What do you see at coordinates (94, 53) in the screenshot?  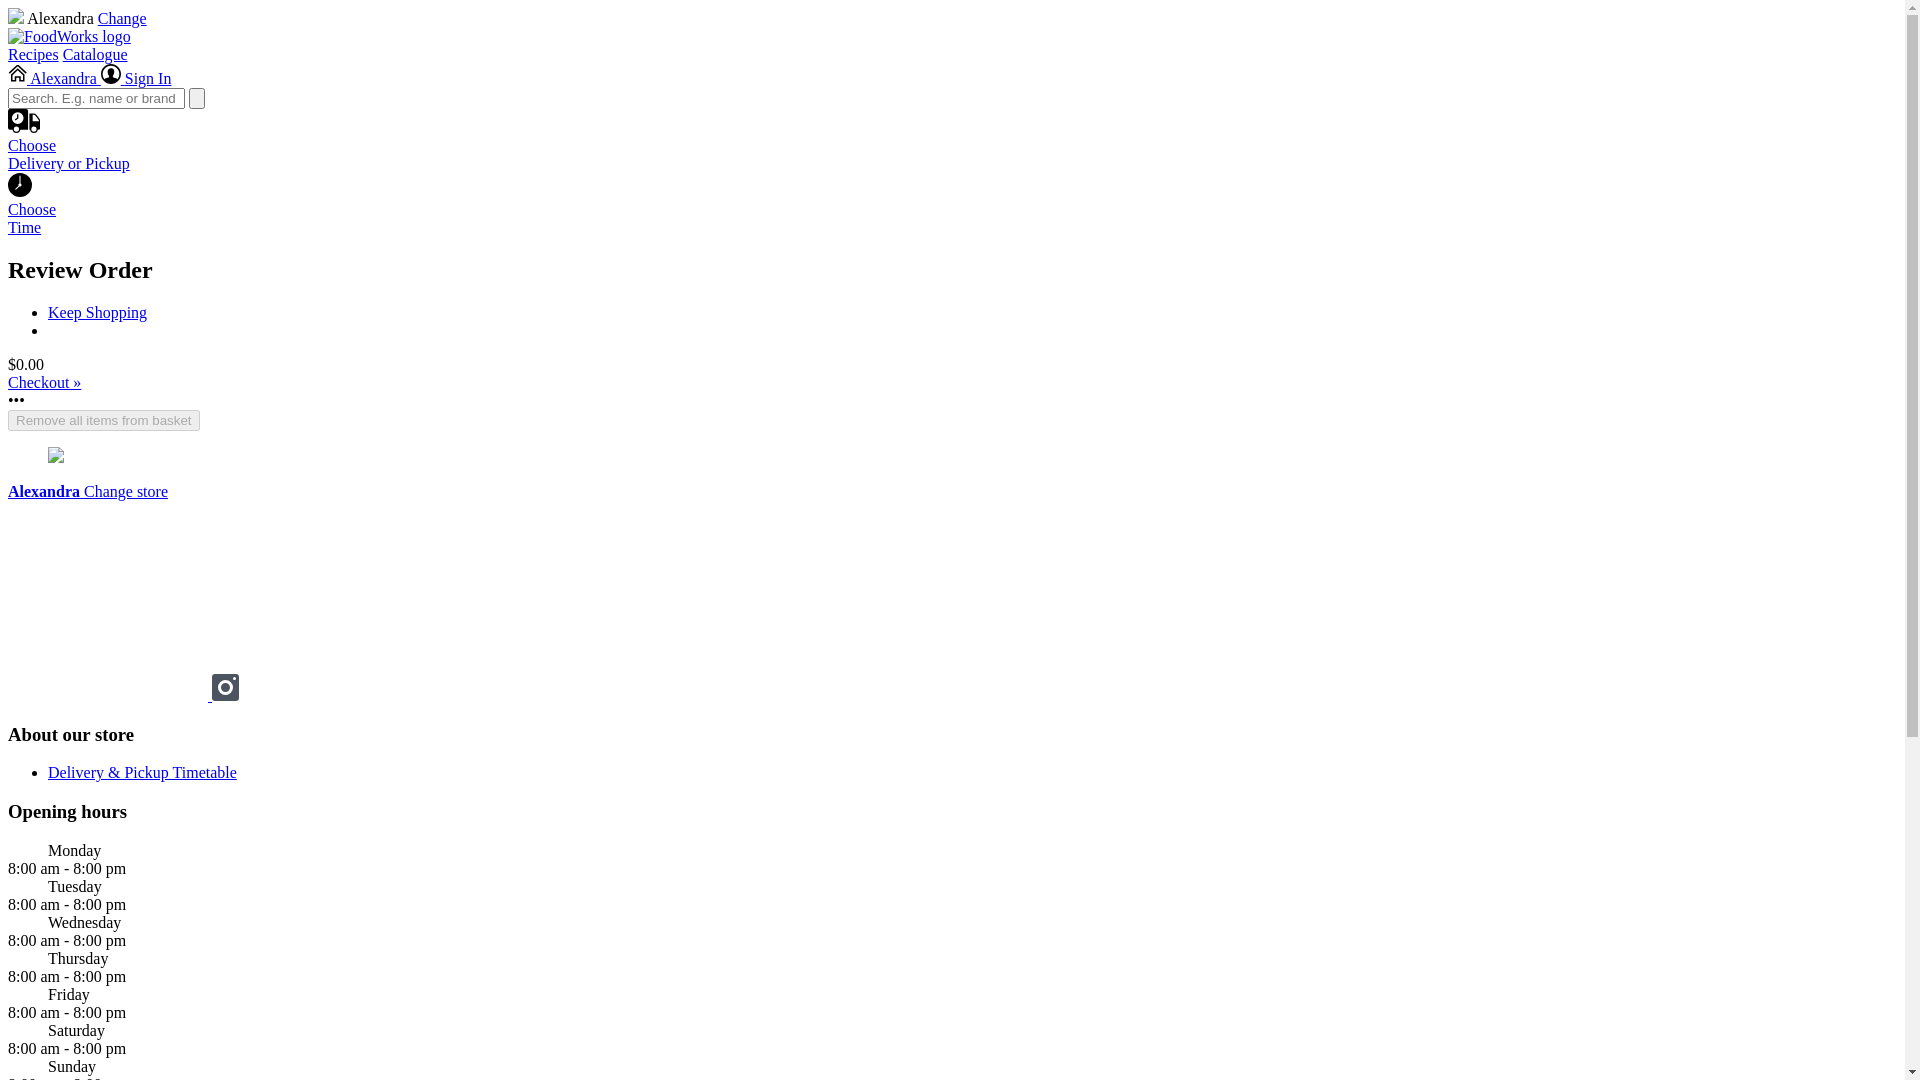 I see `'Catalogue'` at bounding box center [94, 53].